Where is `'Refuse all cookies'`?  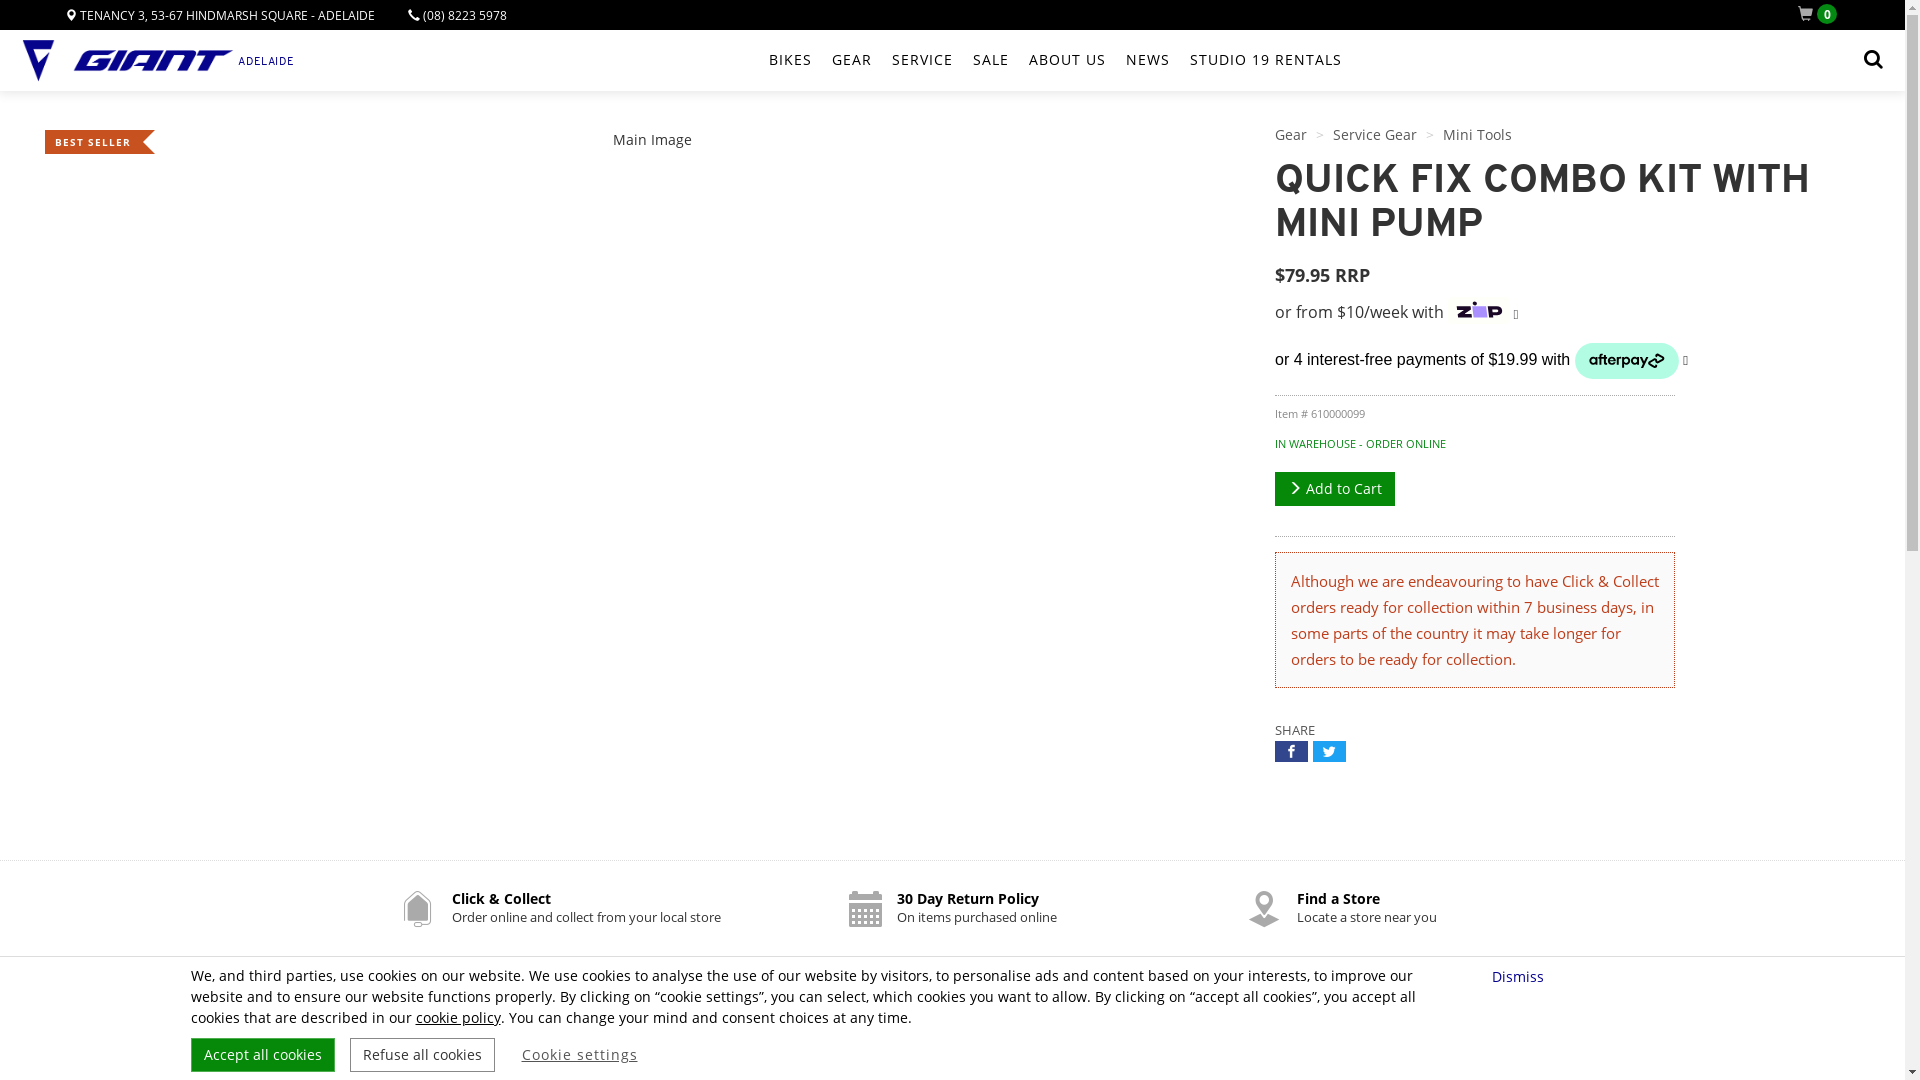
'Refuse all cookies' is located at coordinates (350, 1054).